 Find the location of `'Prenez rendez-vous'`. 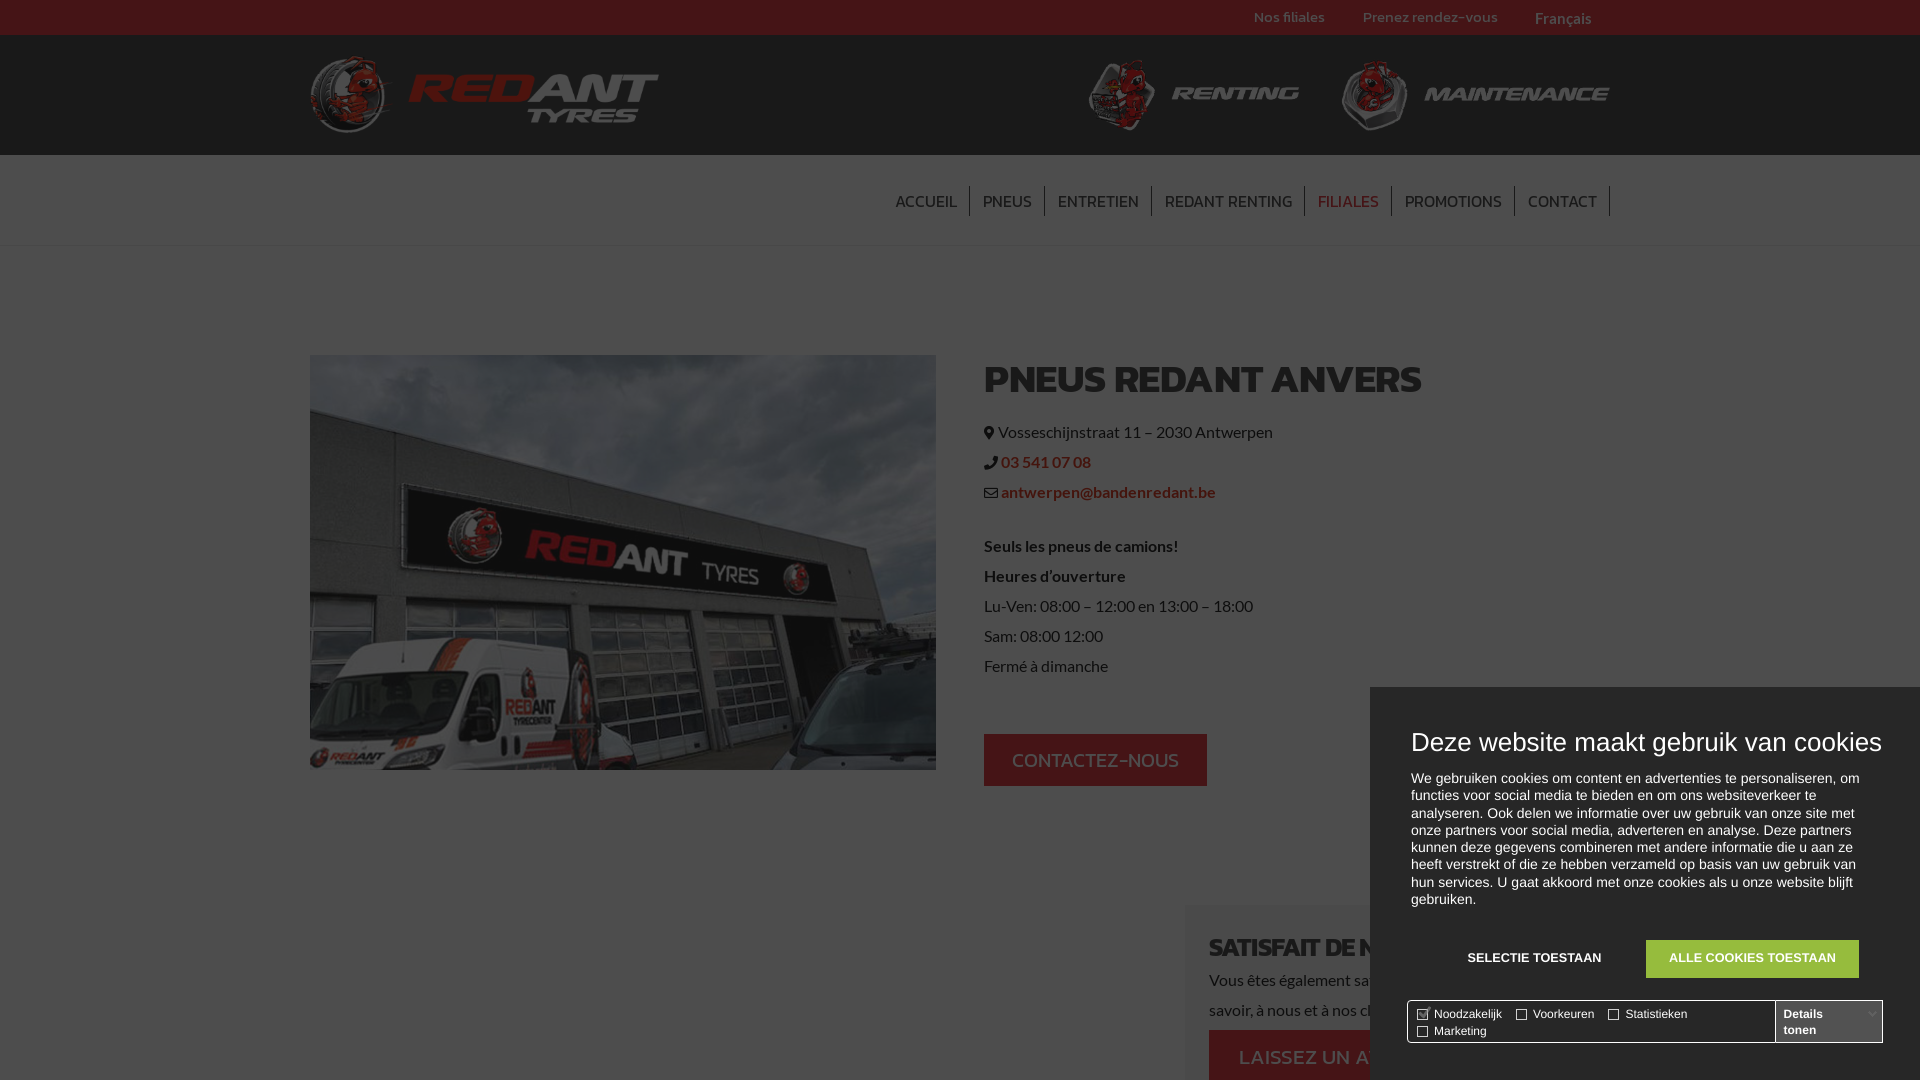

'Prenez rendez-vous' is located at coordinates (1429, 16).